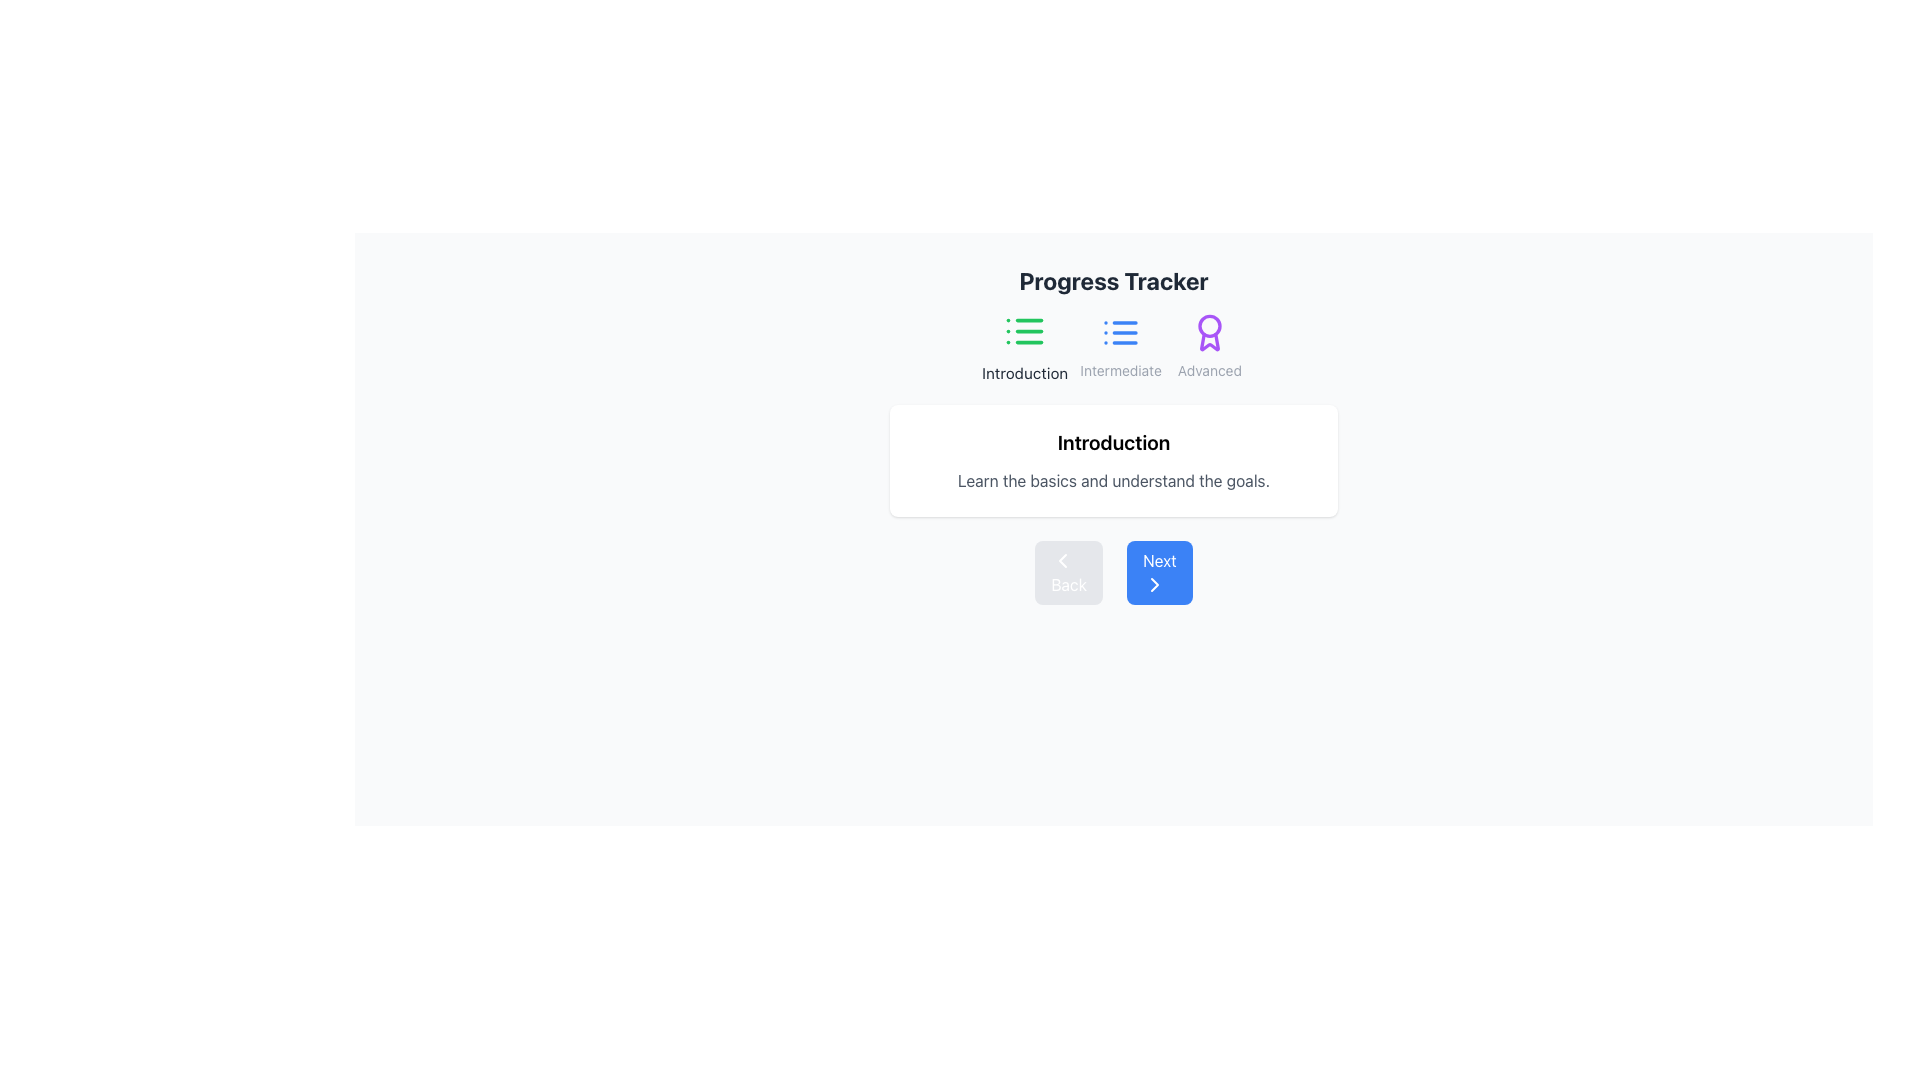  Describe the element at coordinates (1208, 346) in the screenshot. I see `the 'Advanced' icon-text combination, which features a purple award icon above the gray text 'Advanced'` at that location.